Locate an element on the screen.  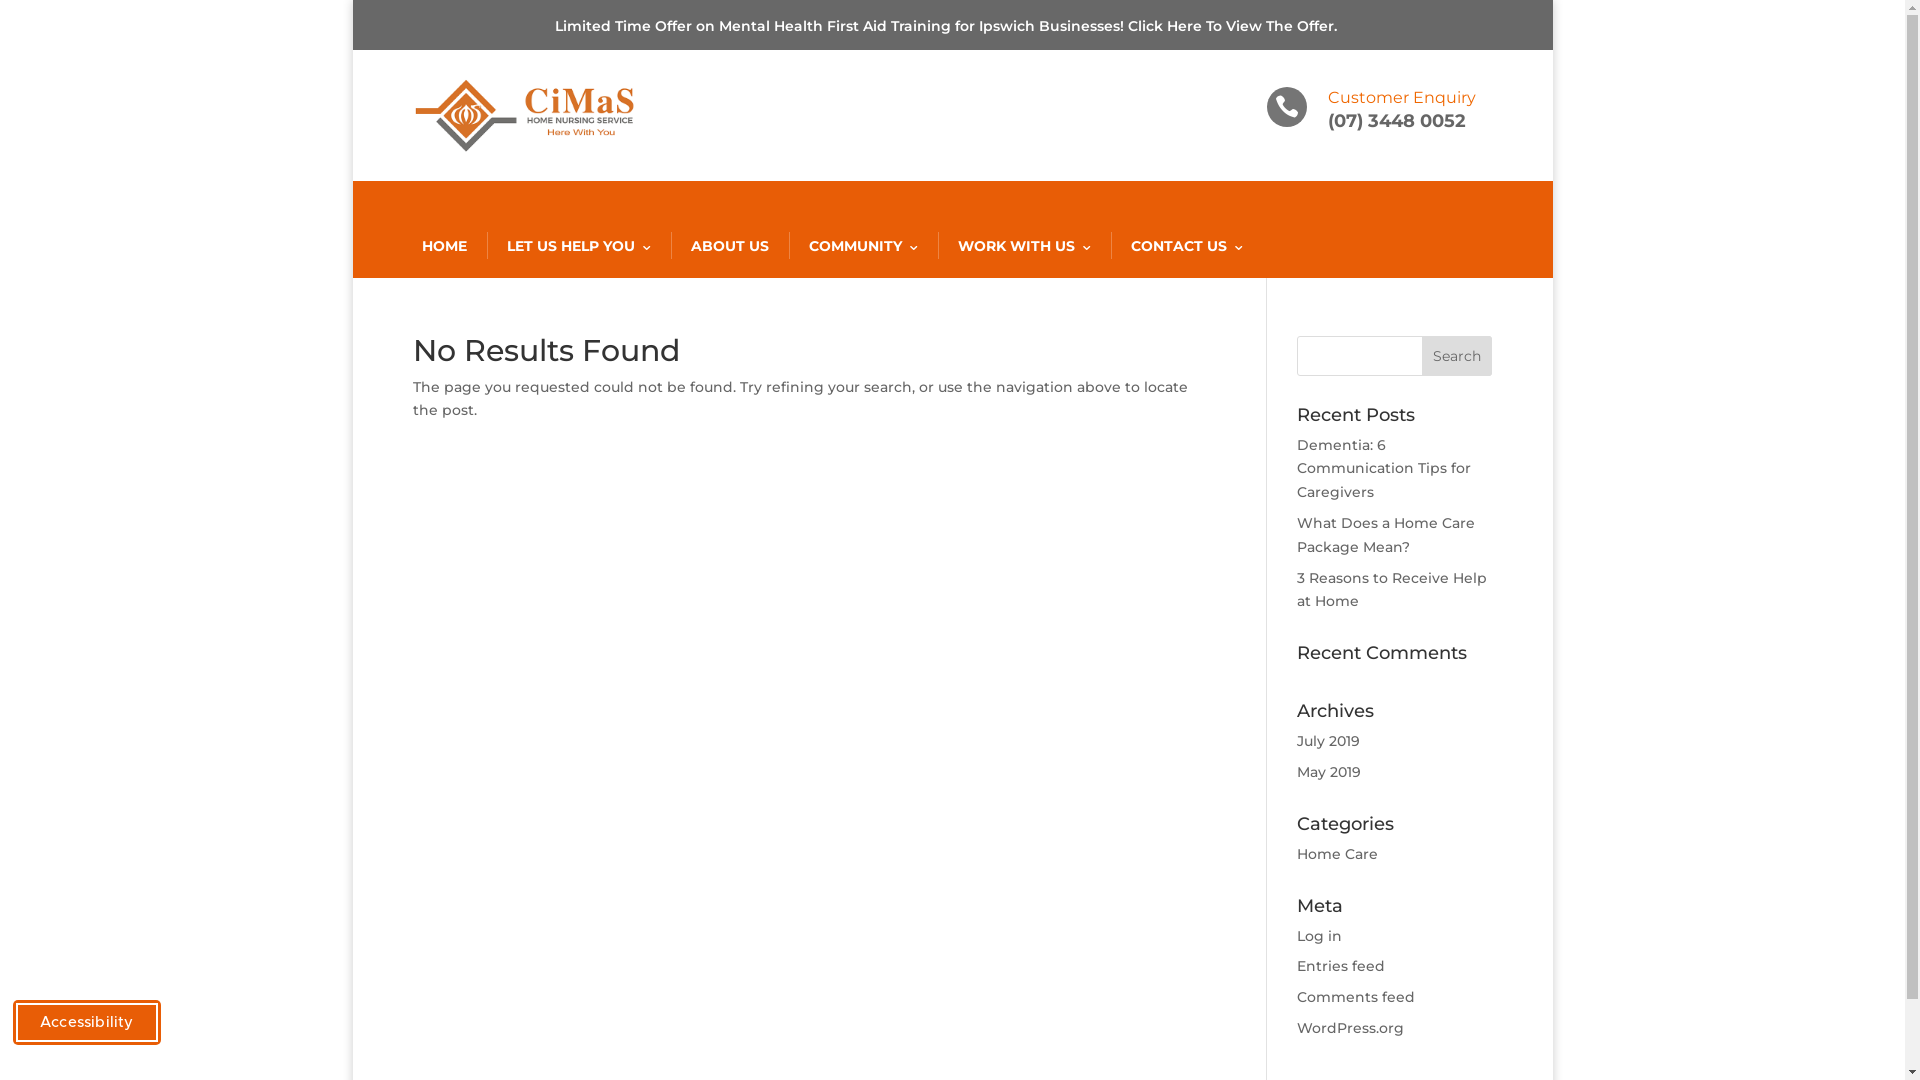
'Dementia: 6 Communication Tips for Caregivers' is located at coordinates (1382, 469).